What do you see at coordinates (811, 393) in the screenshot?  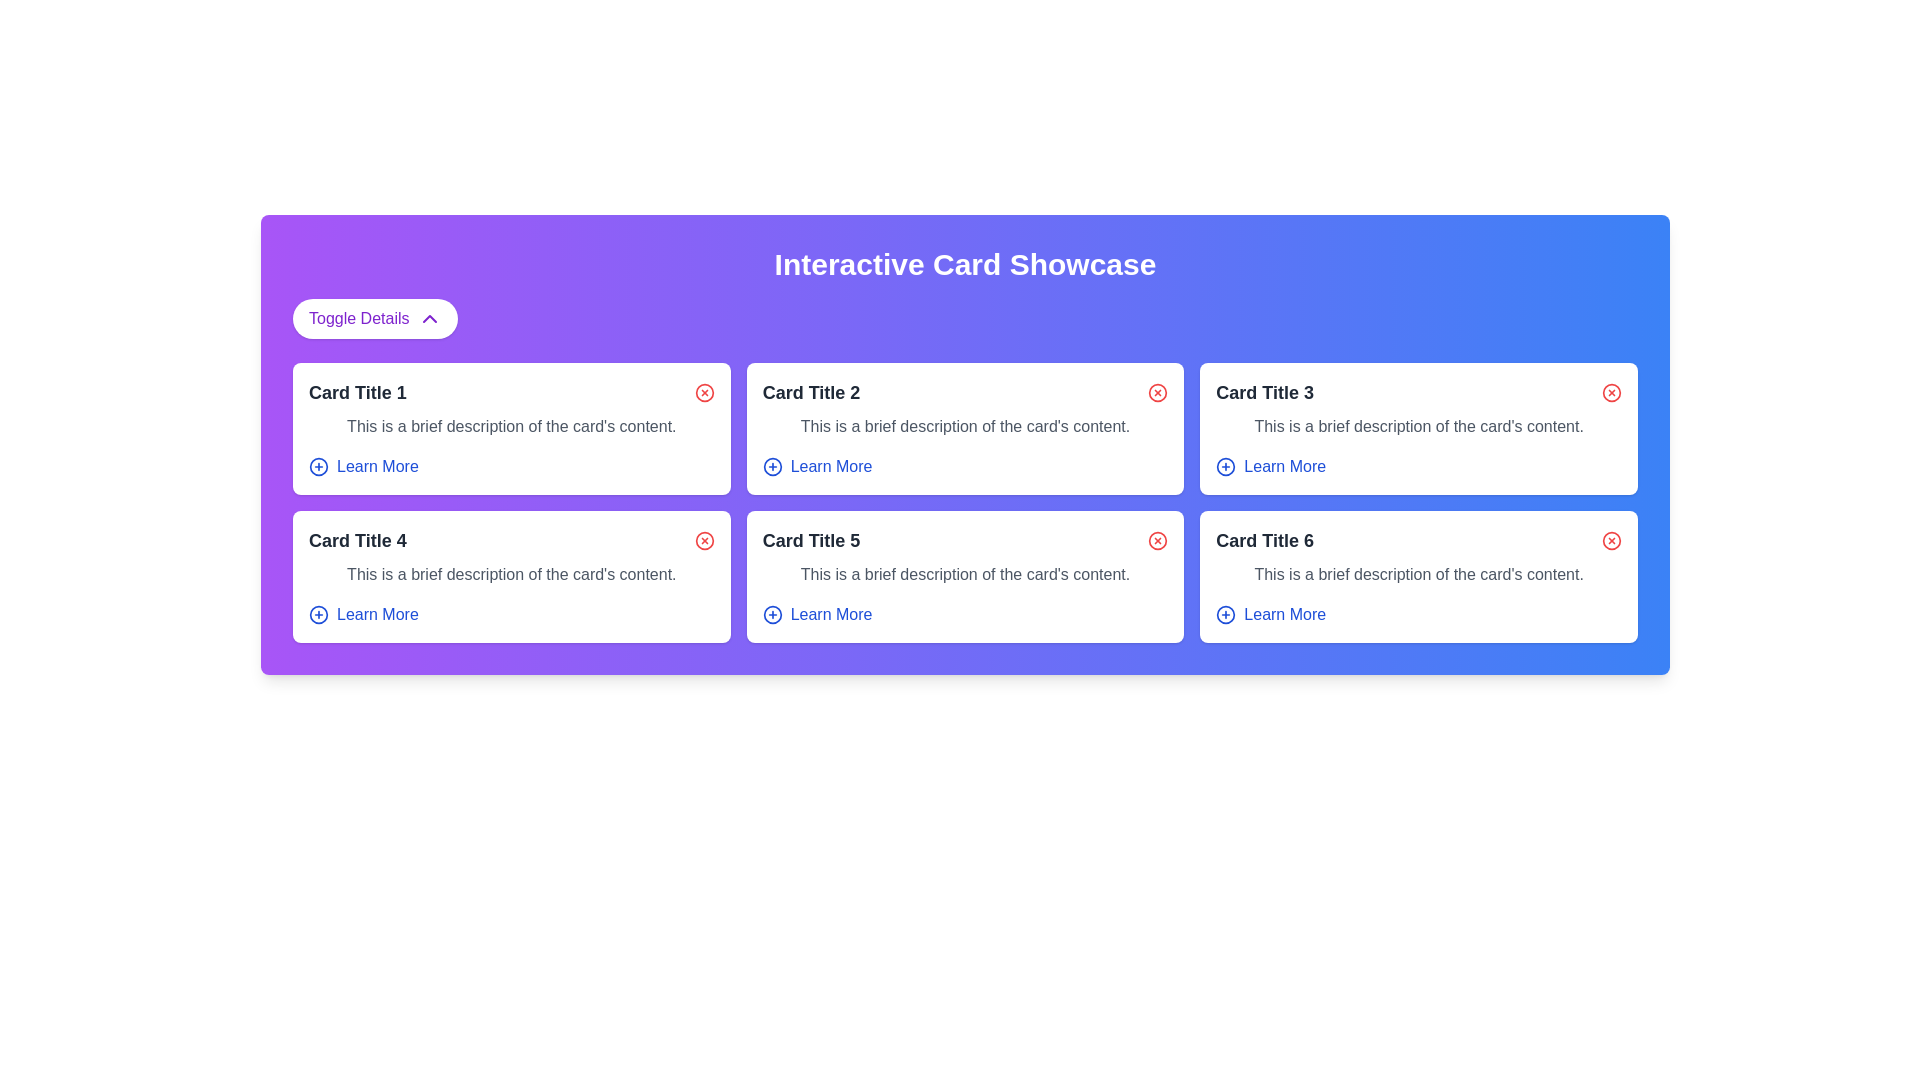 I see `the text heading that reads 'Card Title 2', which is the leftmost text in the top-right card of the grid layout` at bounding box center [811, 393].